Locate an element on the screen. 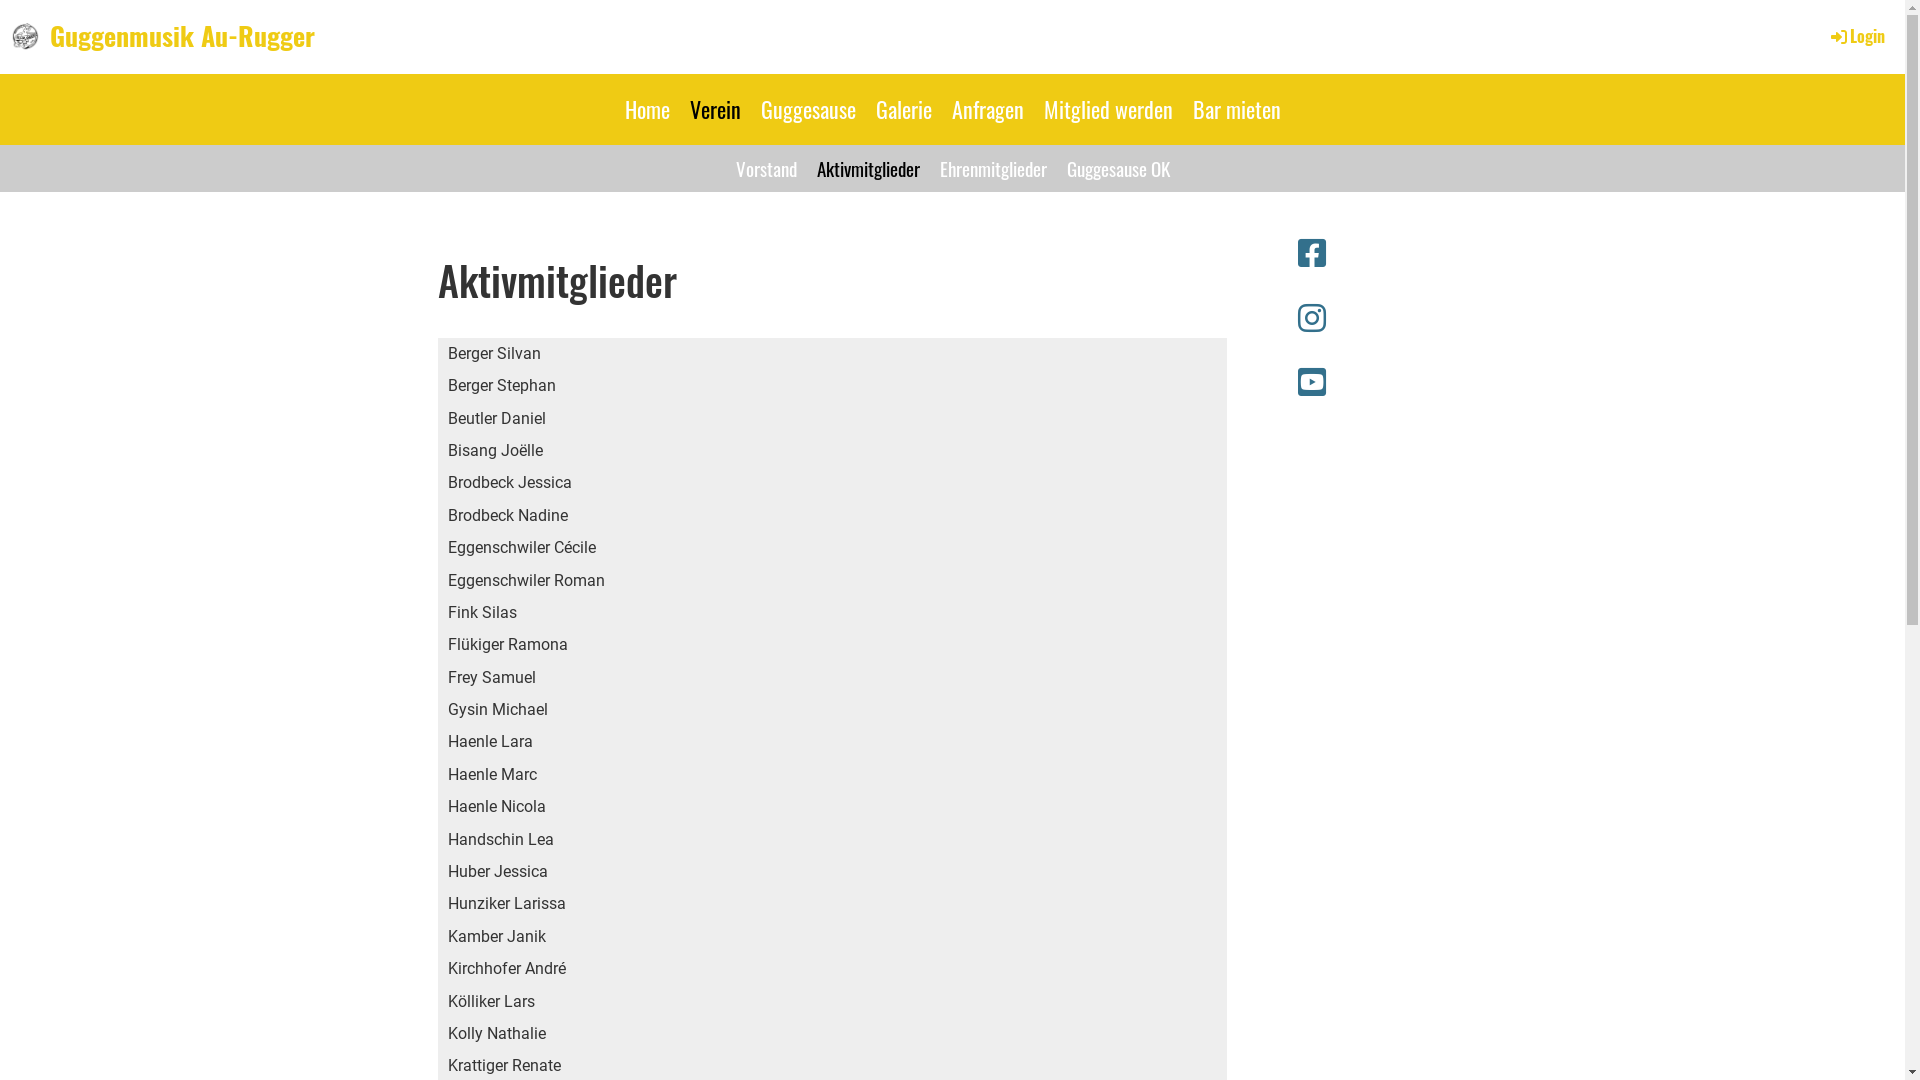 The width and height of the screenshot is (1920, 1080). 'Haenle Lara' is located at coordinates (436, 741).